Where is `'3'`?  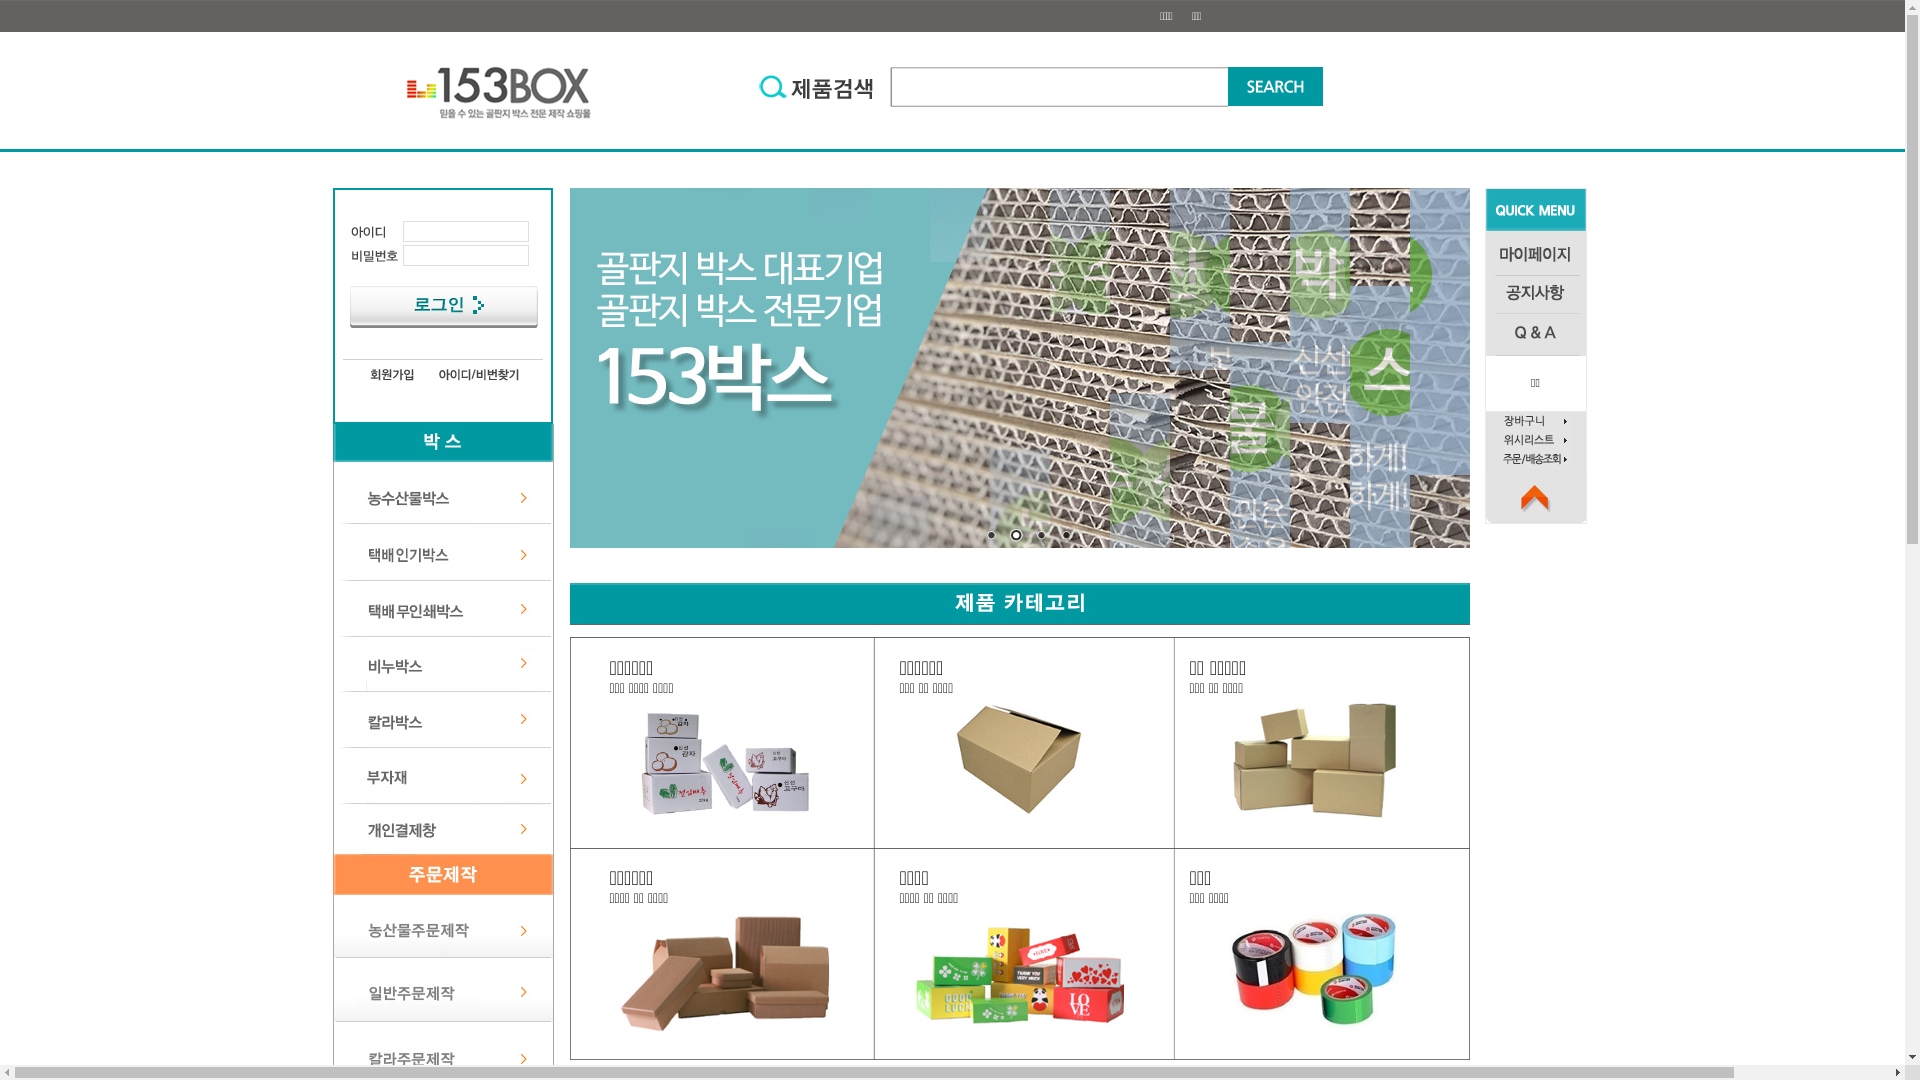
'3' is located at coordinates (1040, 535).